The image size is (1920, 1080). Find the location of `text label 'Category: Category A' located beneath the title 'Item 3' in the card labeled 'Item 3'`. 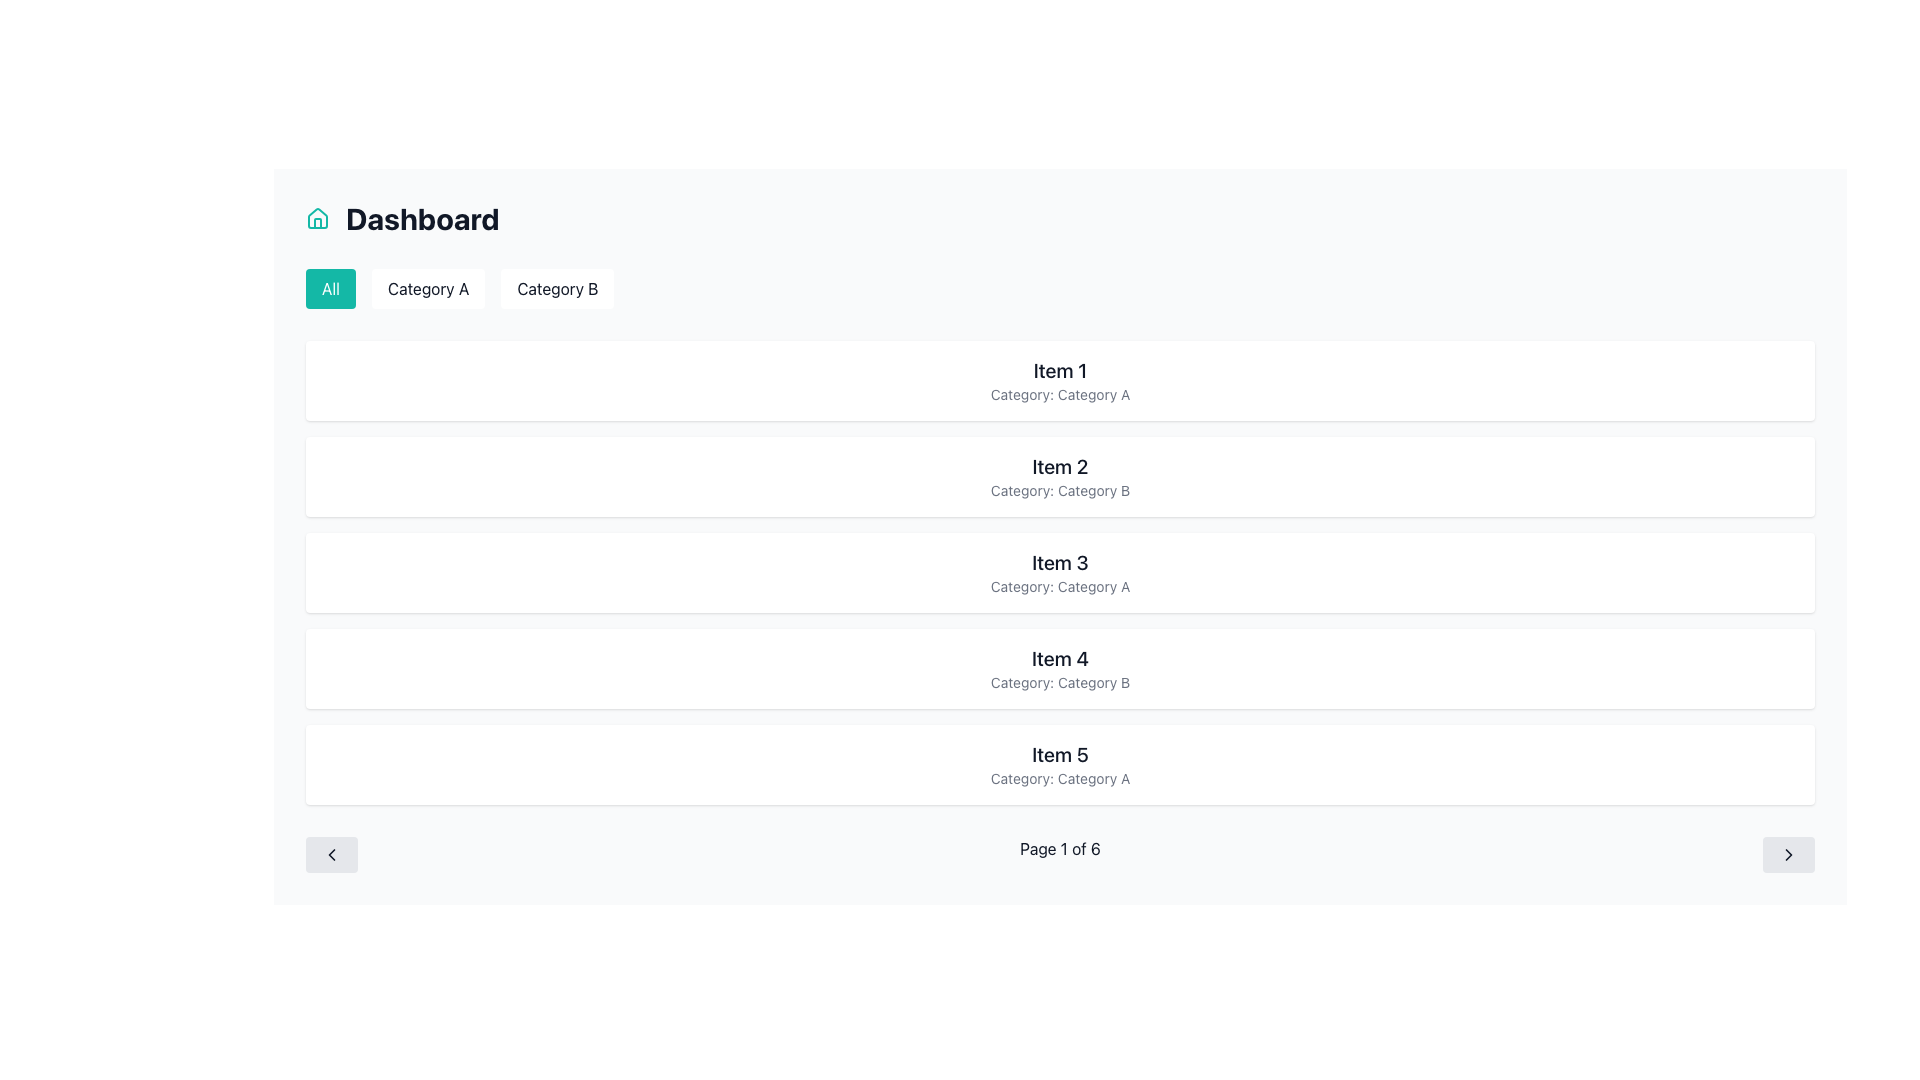

text label 'Category: Category A' located beneath the title 'Item 3' in the card labeled 'Item 3' is located at coordinates (1059, 585).